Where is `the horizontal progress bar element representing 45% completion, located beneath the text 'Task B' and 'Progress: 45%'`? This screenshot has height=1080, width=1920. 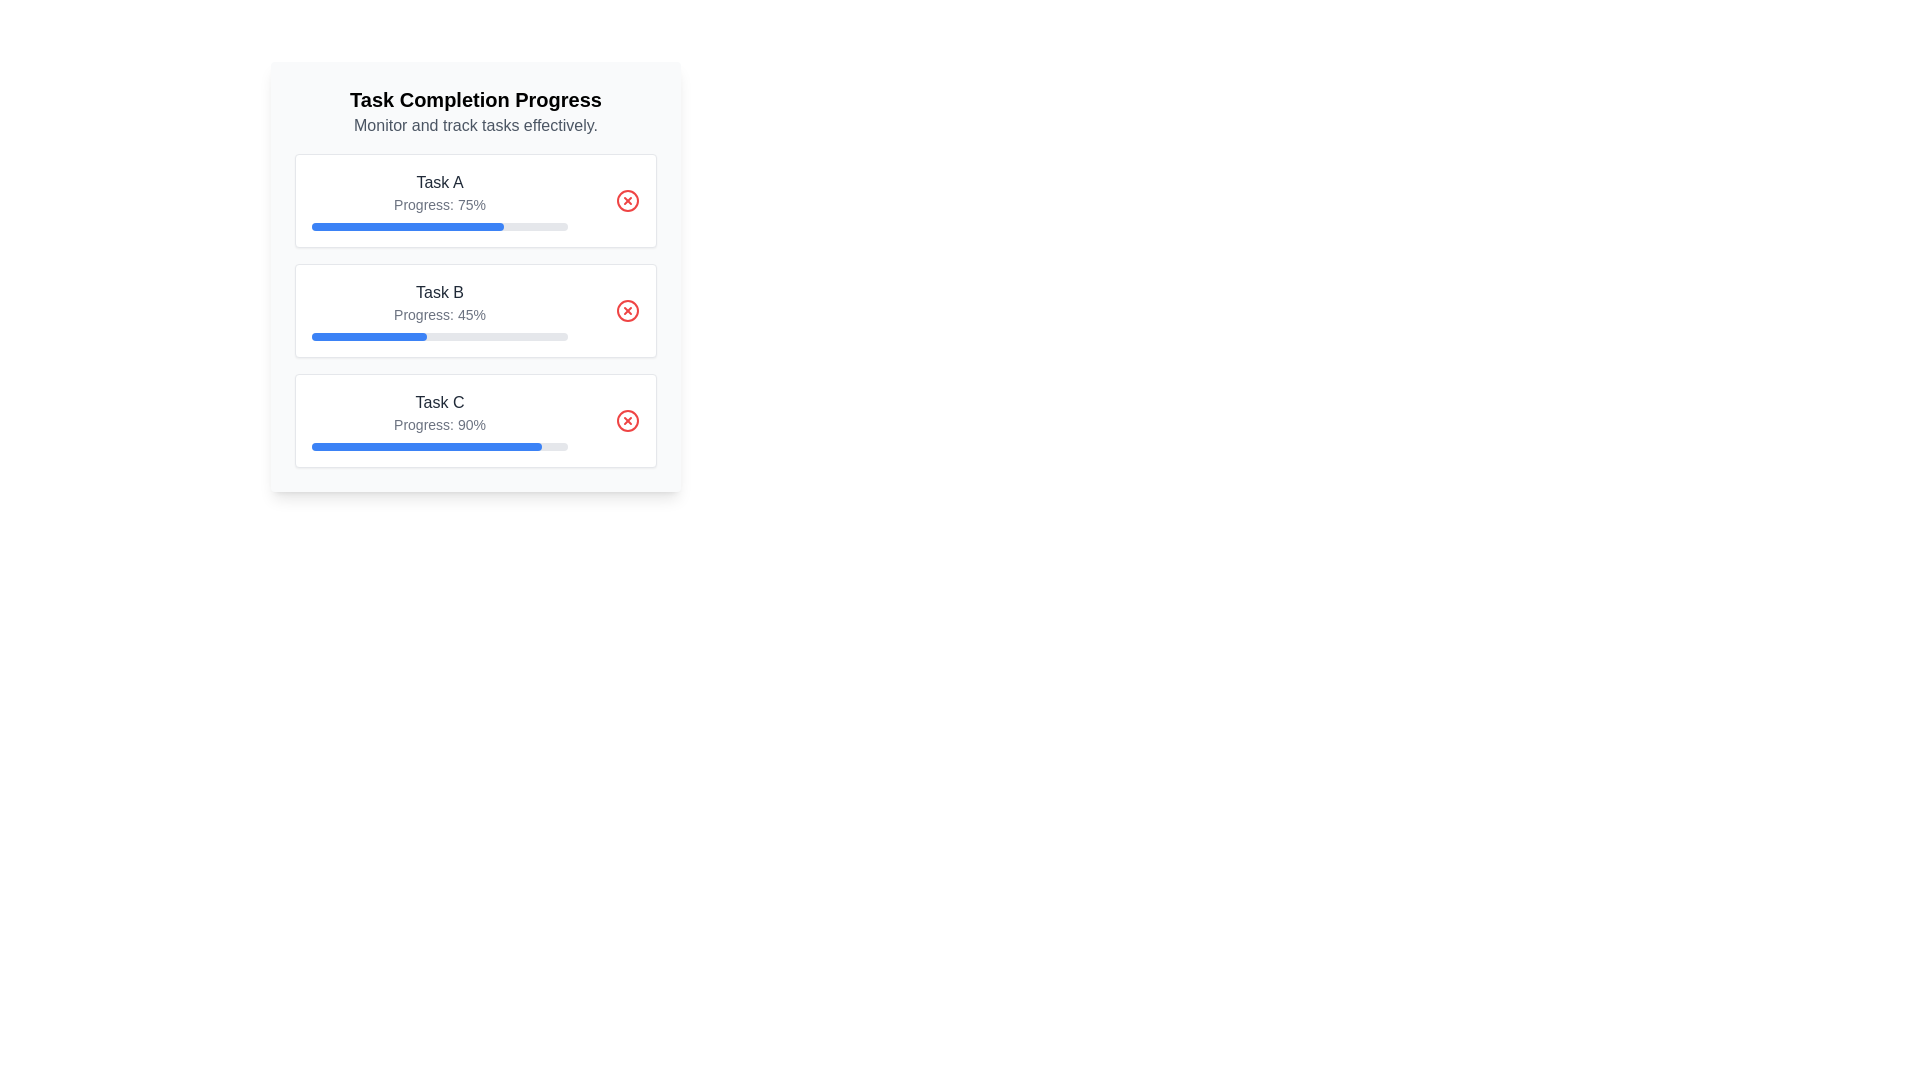
the horizontal progress bar element representing 45% completion, located beneath the text 'Task B' and 'Progress: 45%' is located at coordinates (439, 335).